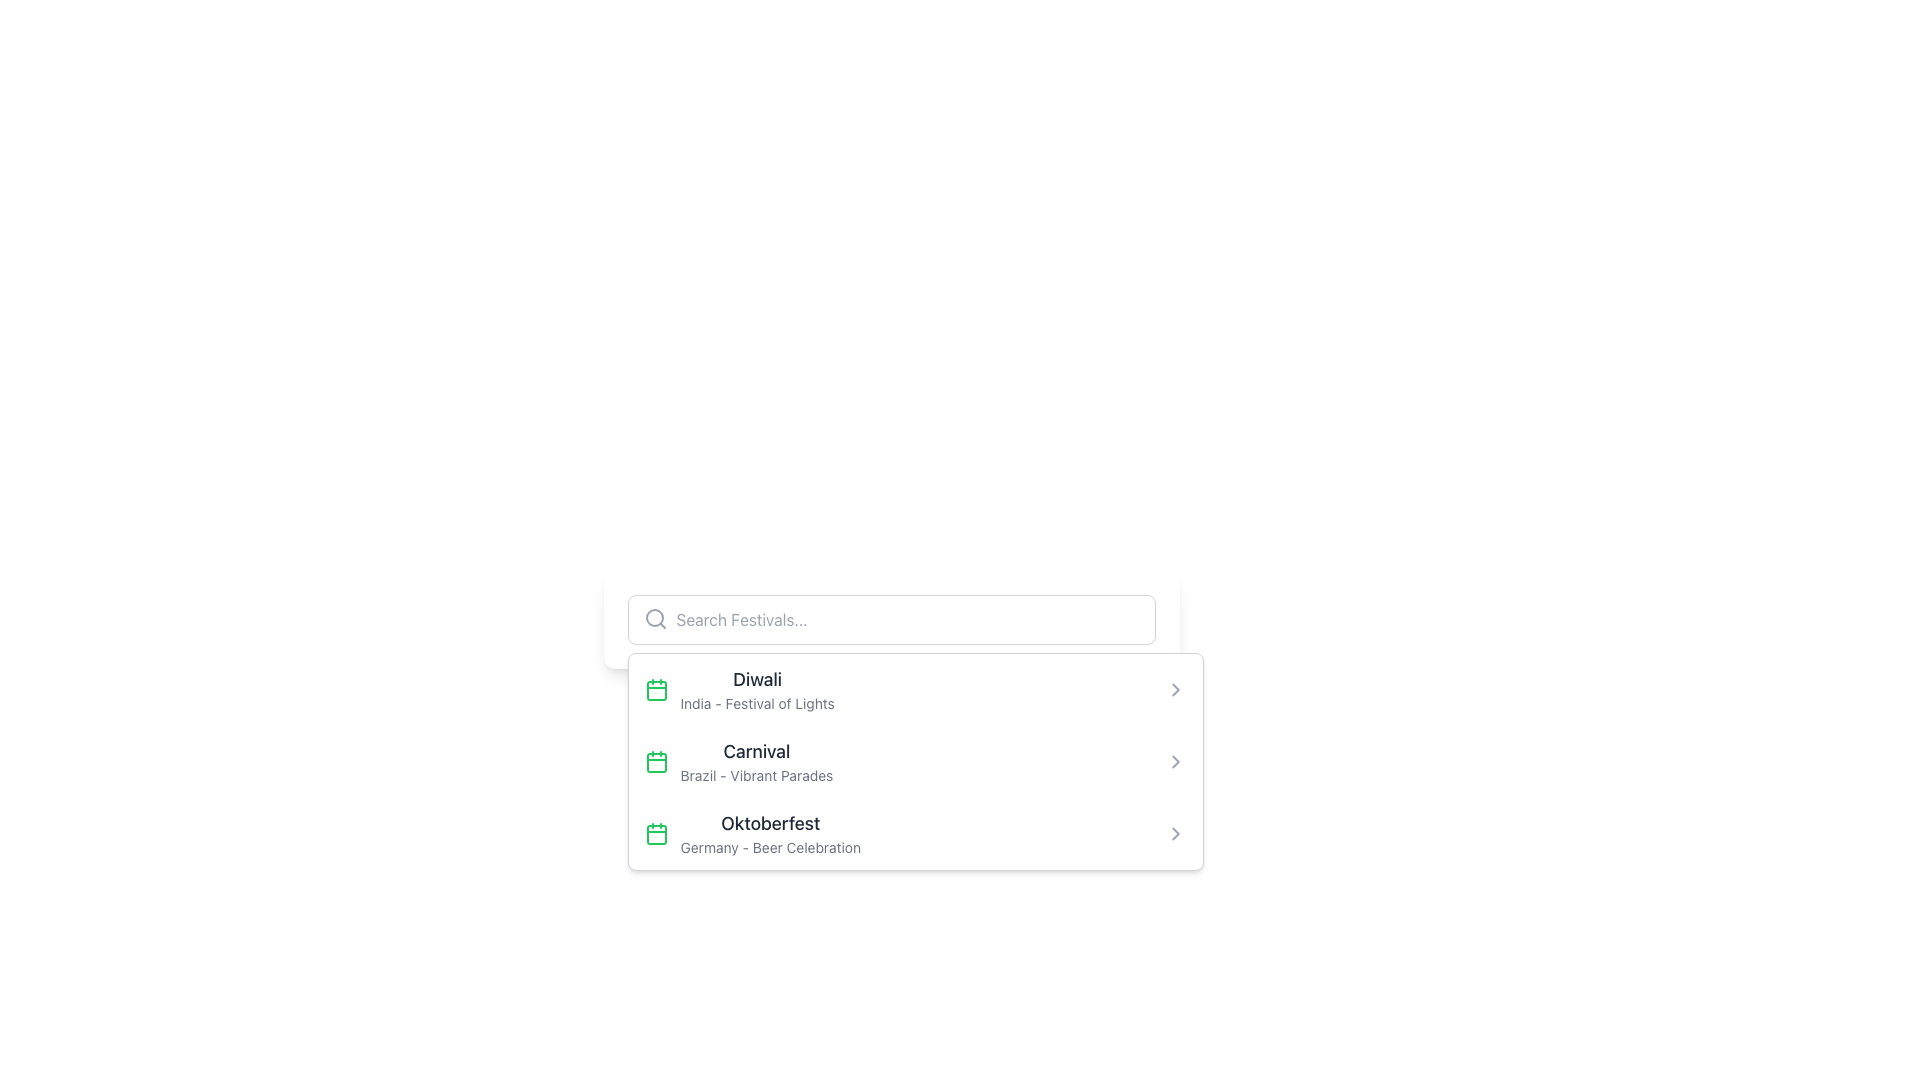 This screenshot has width=1920, height=1080. I want to click on the 'Carnival' list item in the dropdown, so click(755, 762).